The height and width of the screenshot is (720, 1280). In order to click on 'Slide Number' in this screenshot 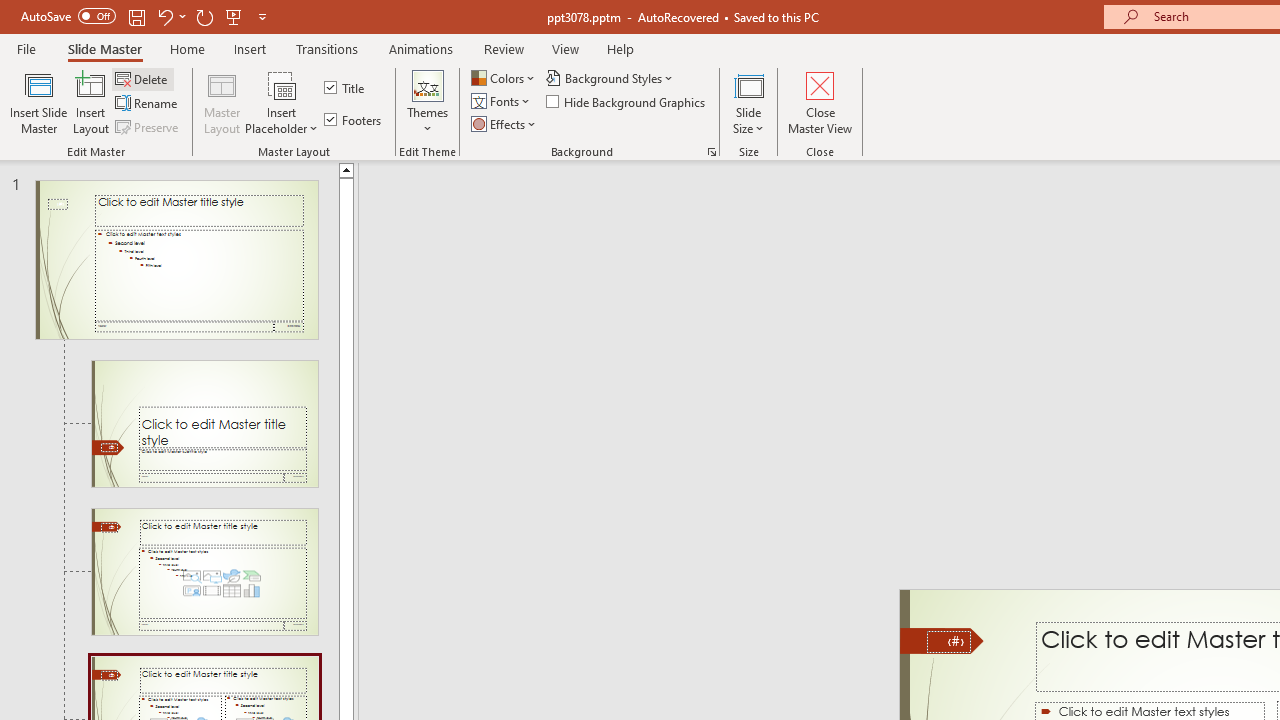, I will do `click(948, 641)`.